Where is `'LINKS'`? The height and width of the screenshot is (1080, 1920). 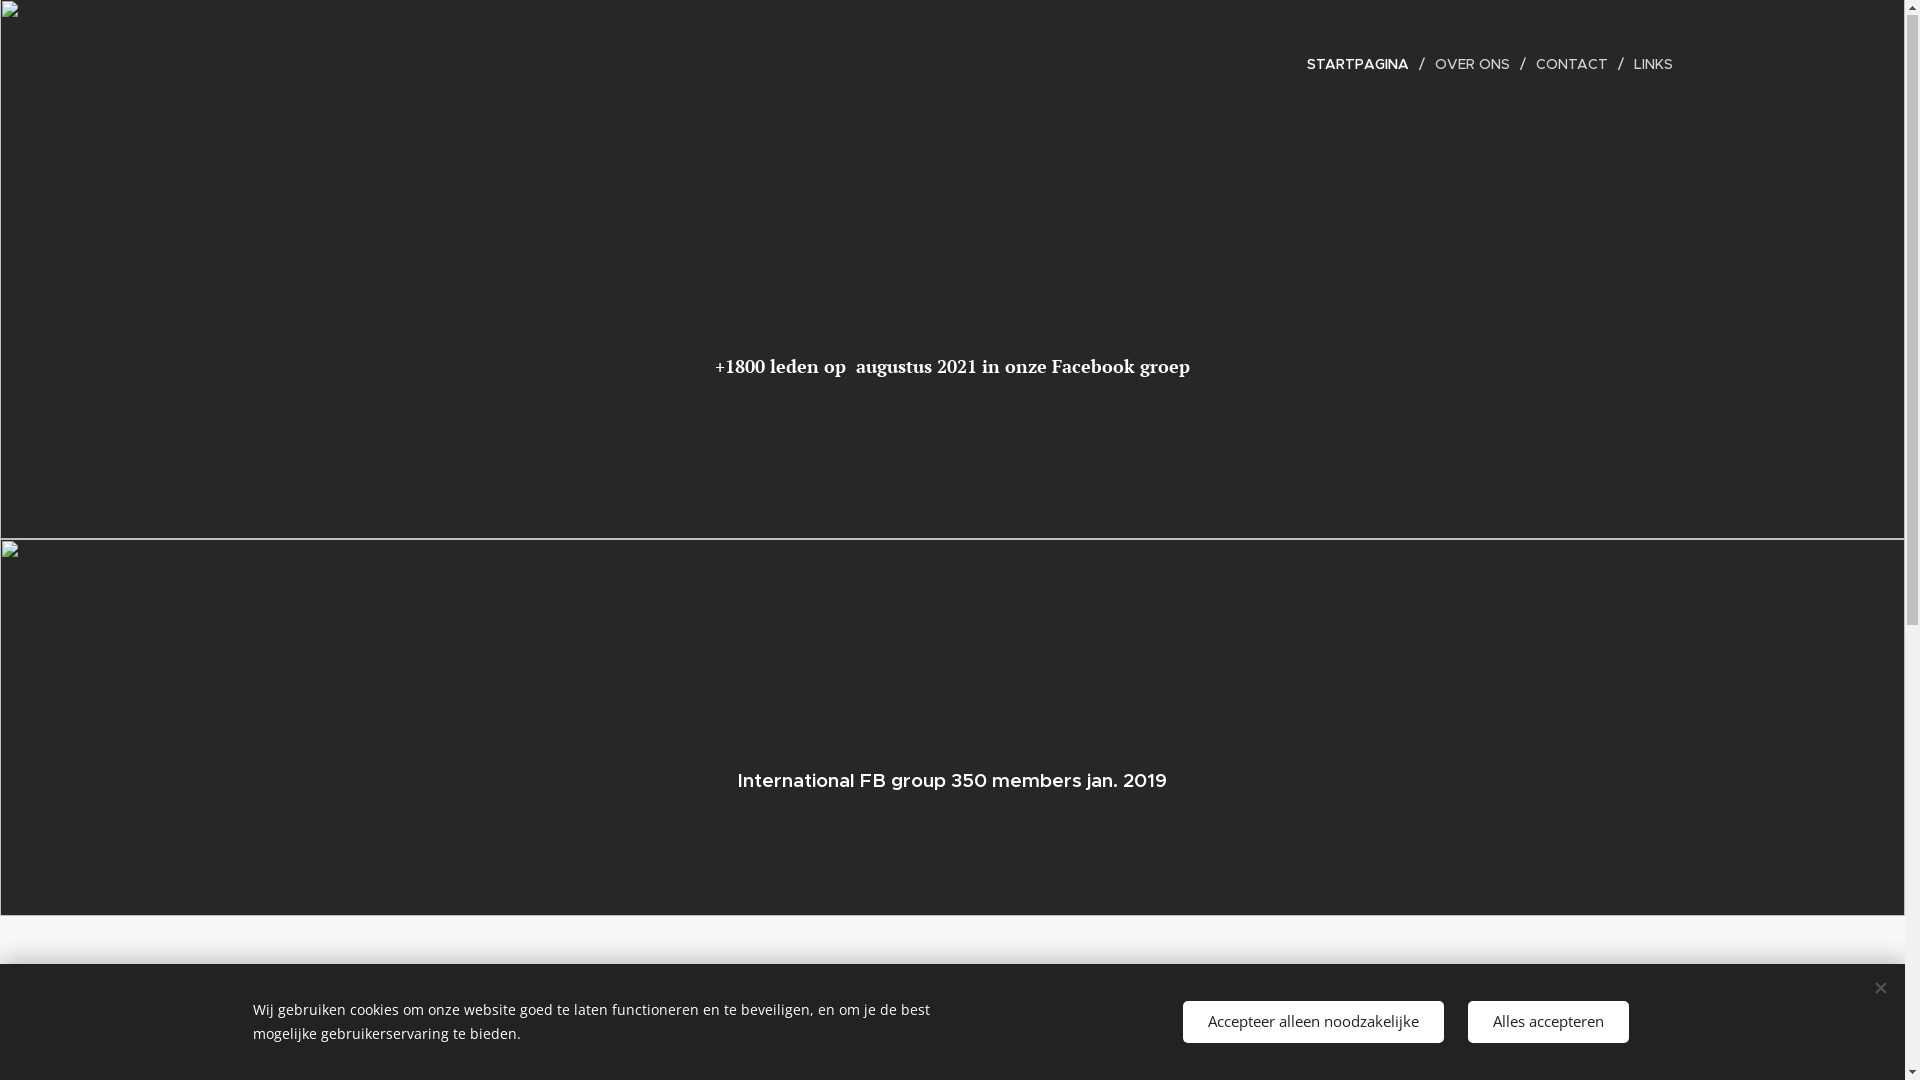 'LINKS' is located at coordinates (1648, 64).